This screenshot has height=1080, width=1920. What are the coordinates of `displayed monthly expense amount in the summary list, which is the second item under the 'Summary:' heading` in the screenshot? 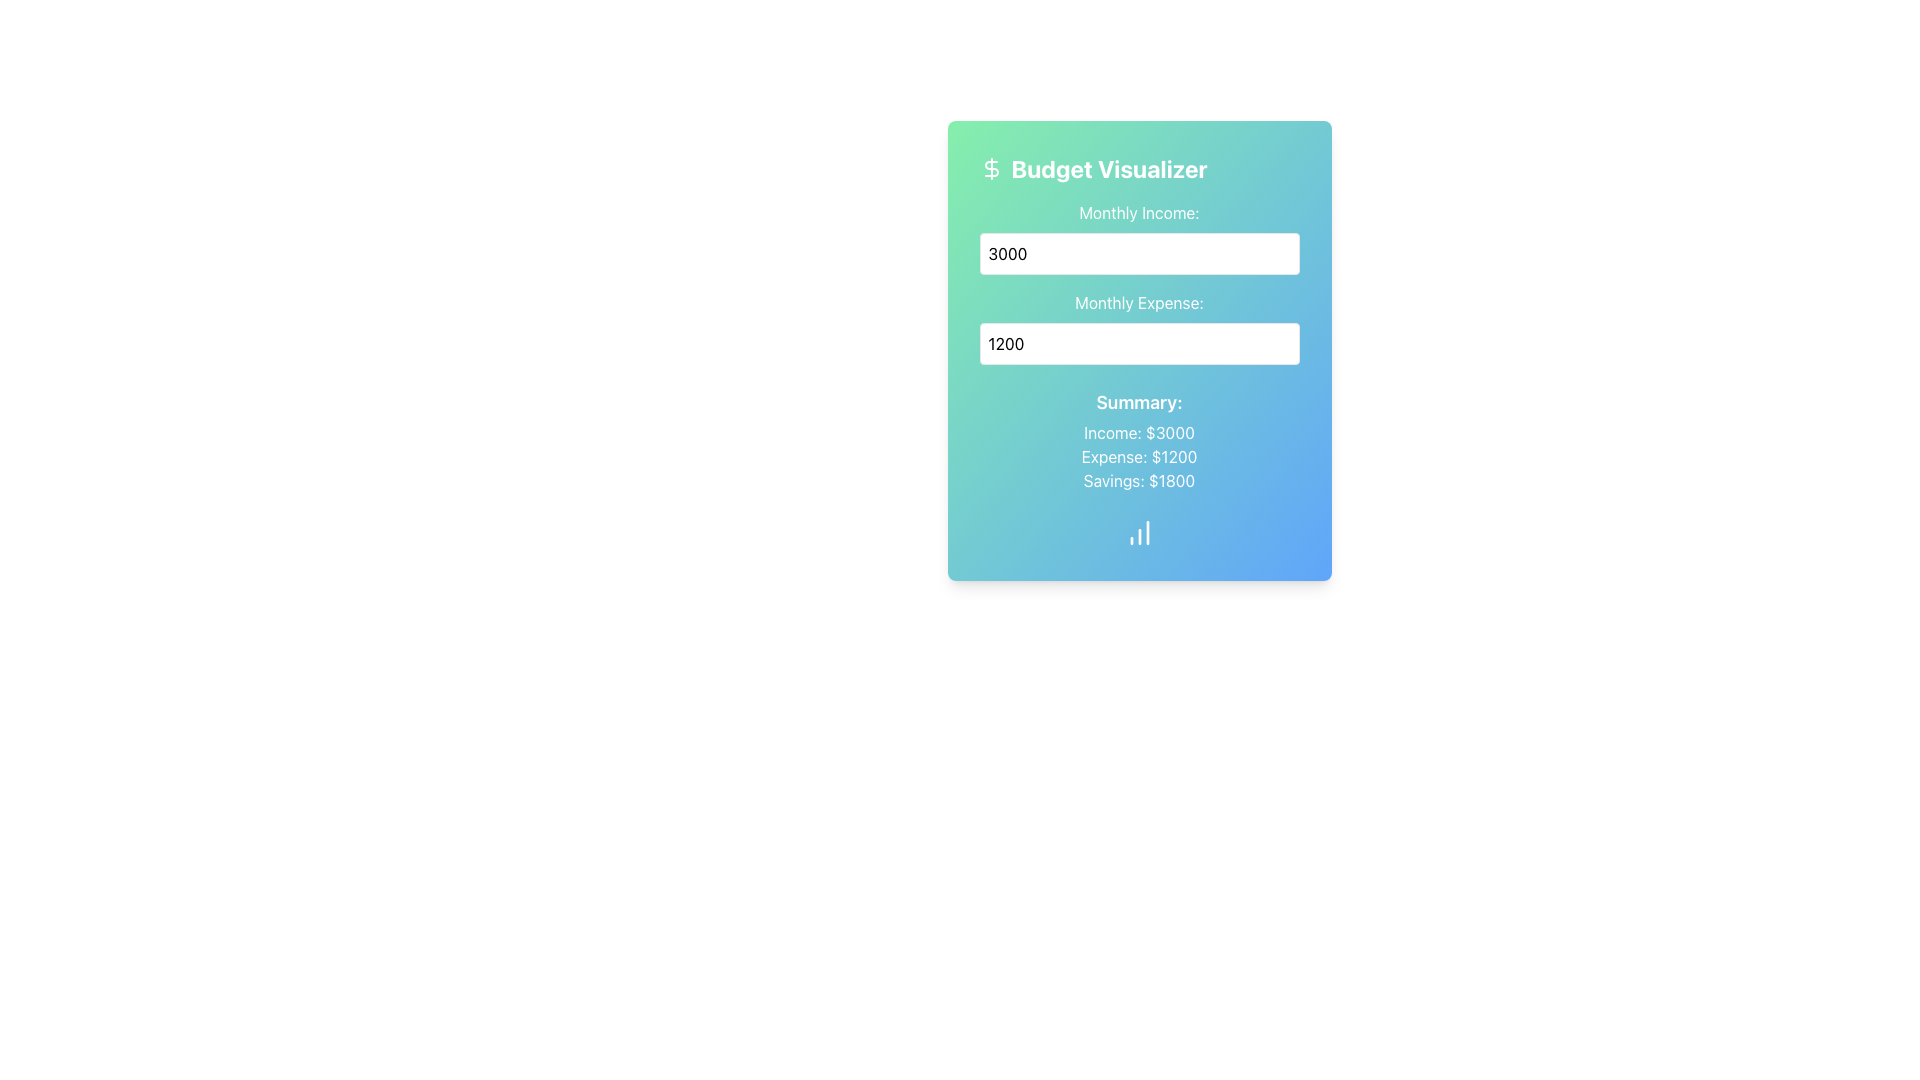 It's located at (1139, 456).